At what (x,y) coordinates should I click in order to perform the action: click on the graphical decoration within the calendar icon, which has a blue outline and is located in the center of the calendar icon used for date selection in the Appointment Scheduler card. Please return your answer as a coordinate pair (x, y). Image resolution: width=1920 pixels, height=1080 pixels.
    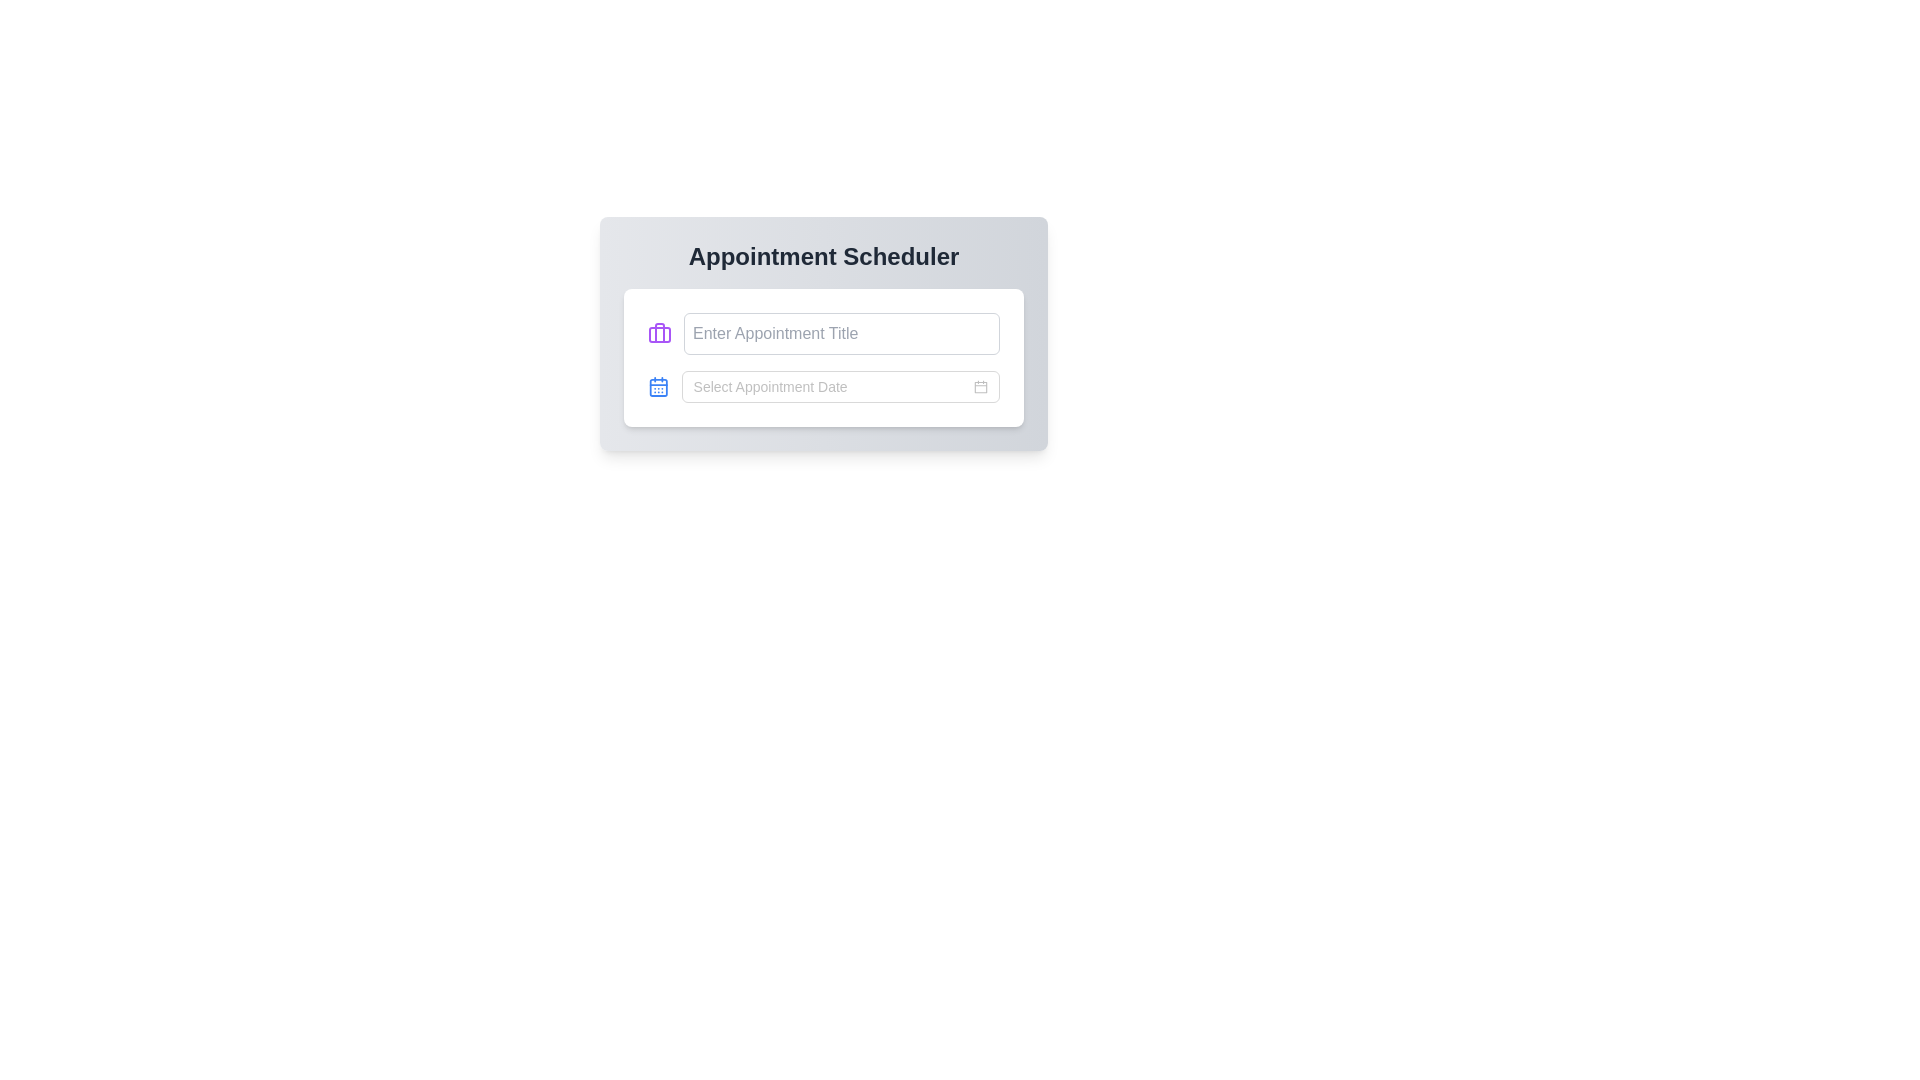
    Looking at the image, I should click on (658, 387).